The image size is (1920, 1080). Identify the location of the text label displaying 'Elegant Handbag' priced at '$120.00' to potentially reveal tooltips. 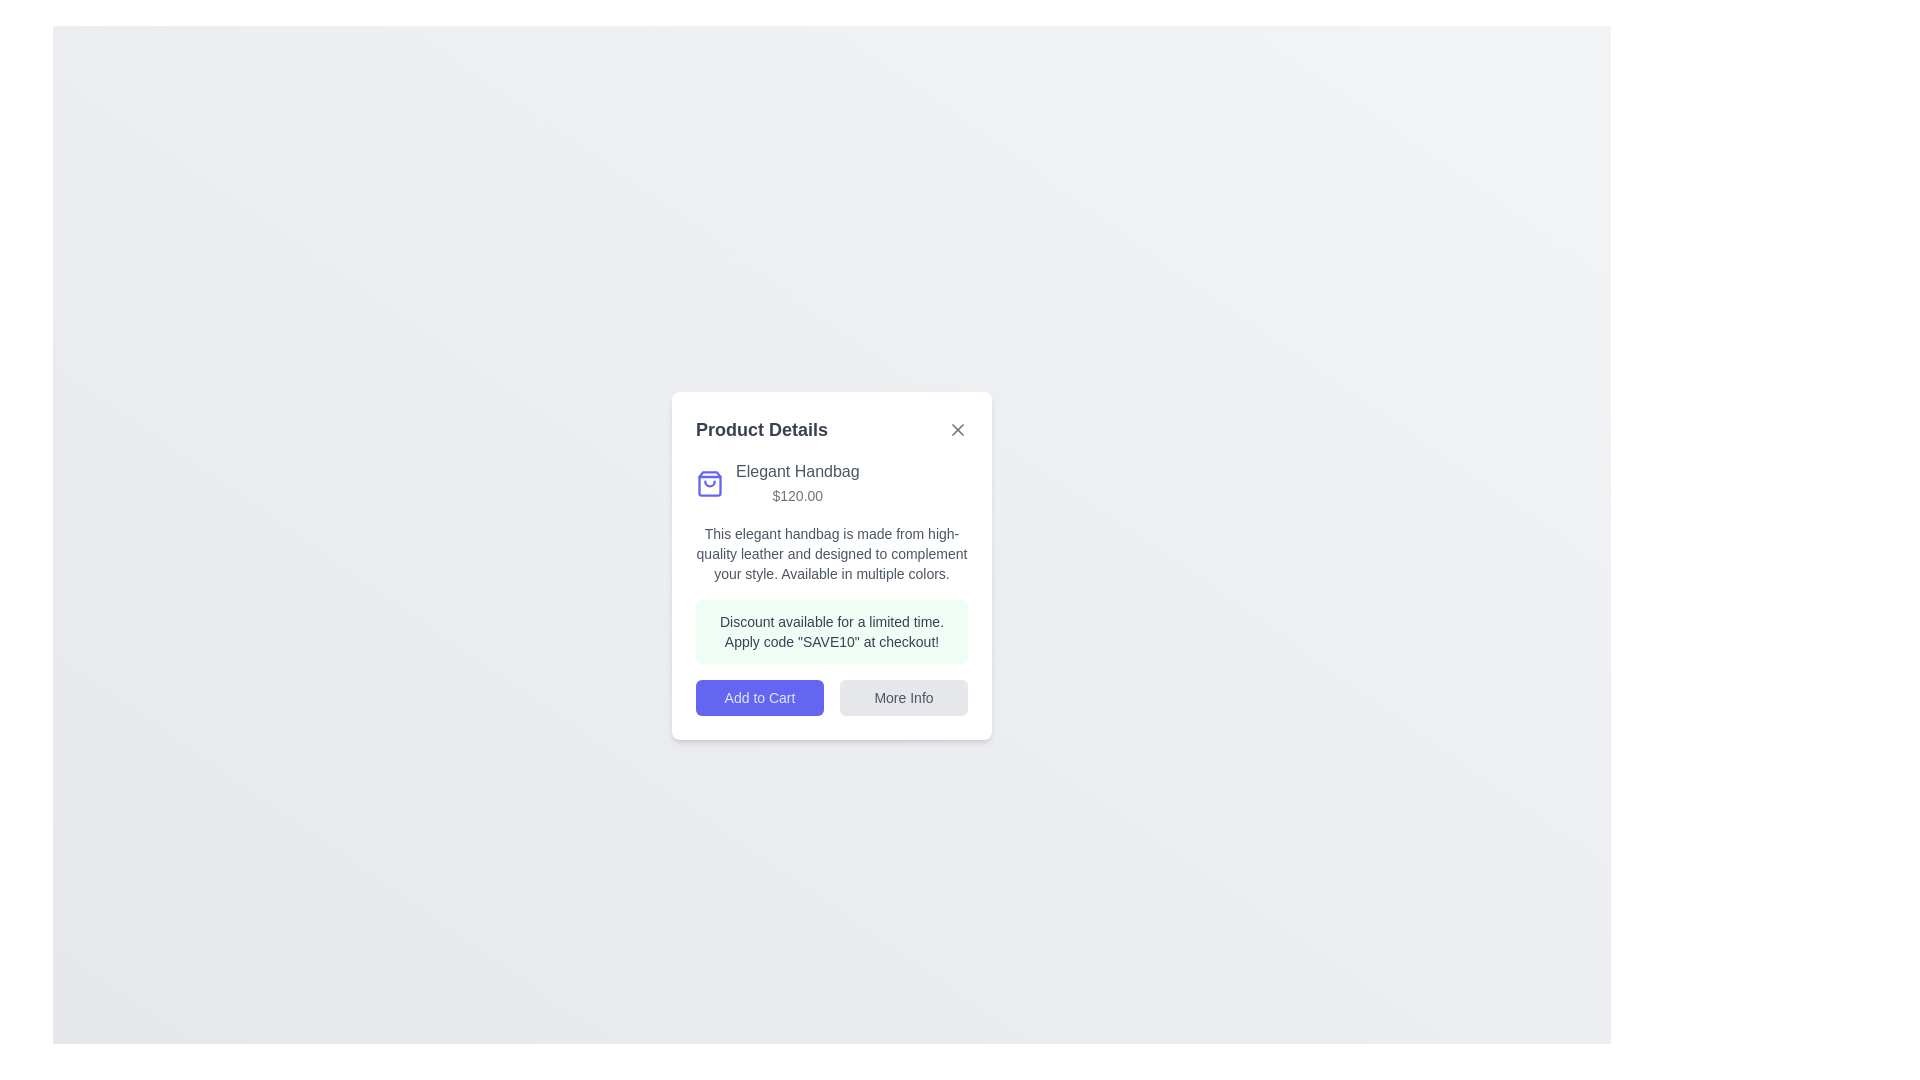
(796, 483).